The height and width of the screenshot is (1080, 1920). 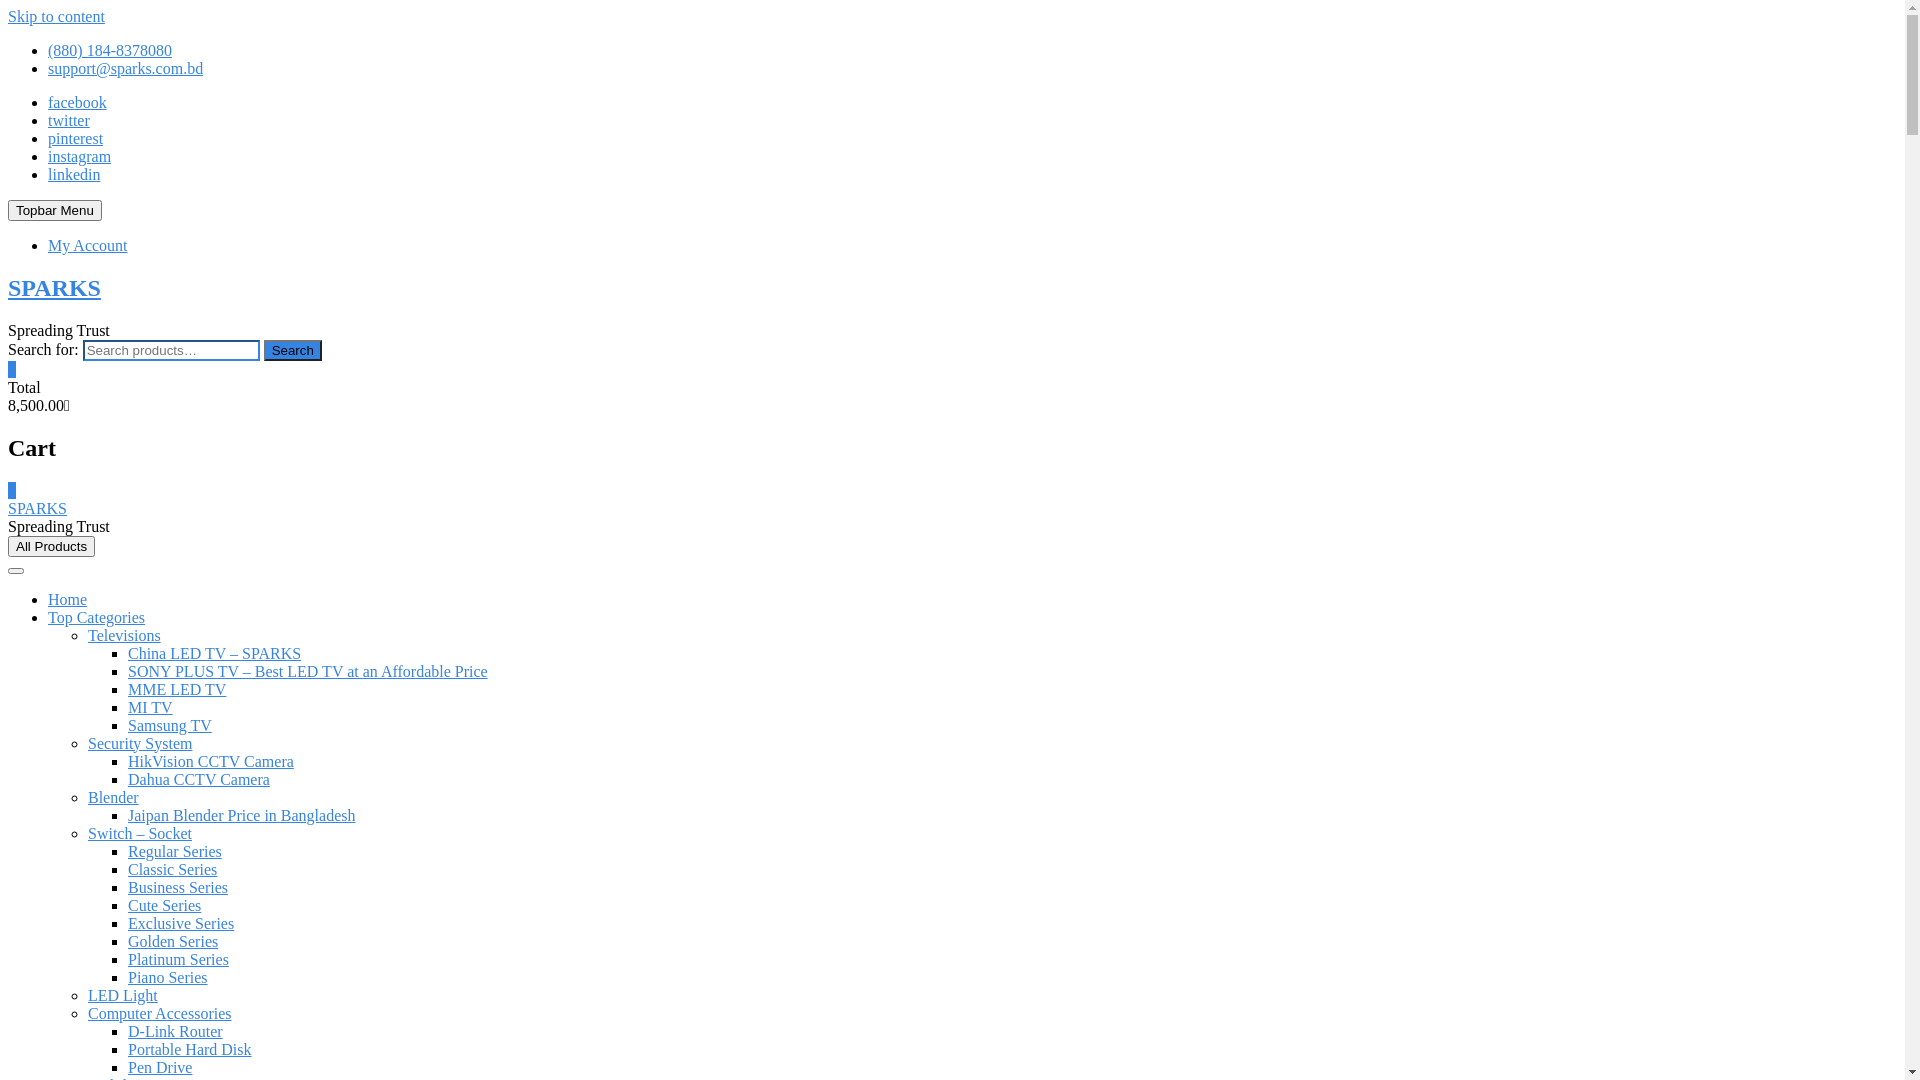 I want to click on 'Golden Series', so click(x=172, y=941).